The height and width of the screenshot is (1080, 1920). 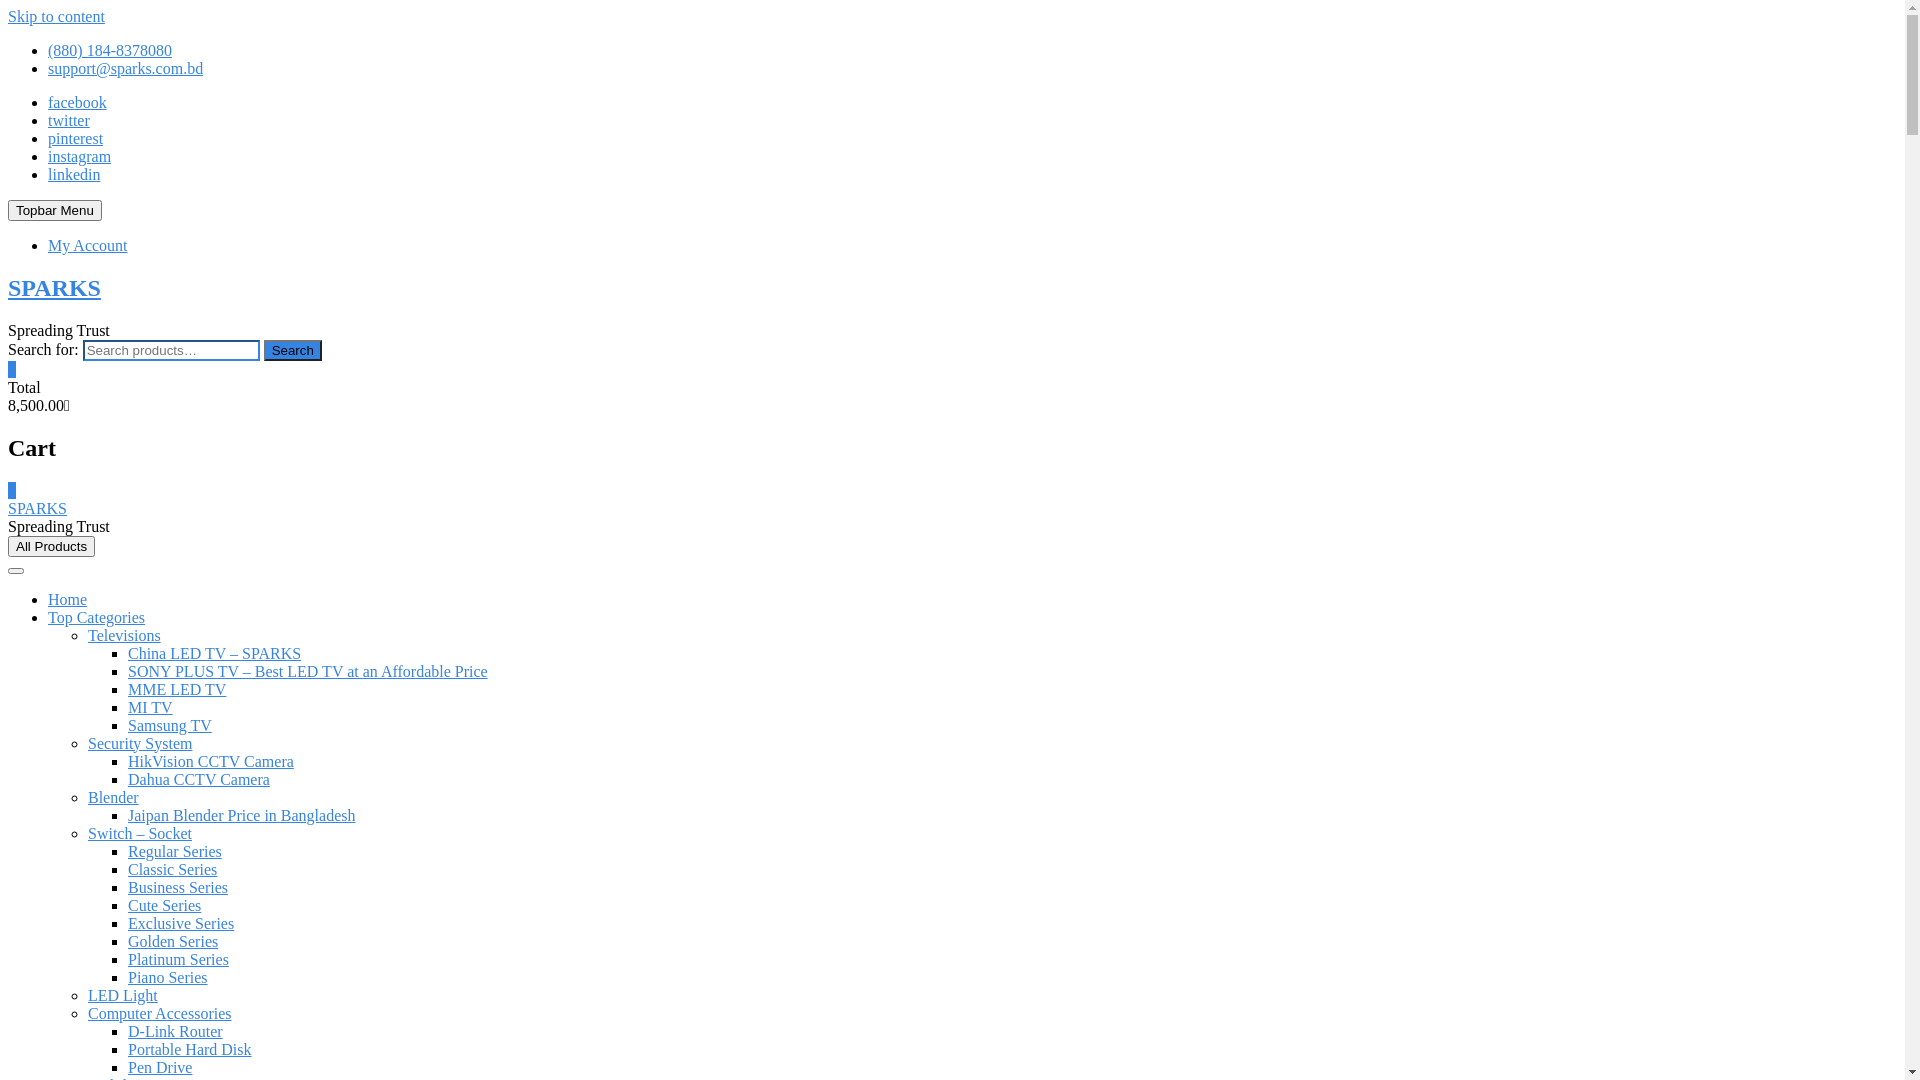 I want to click on 'Golden Series', so click(x=172, y=941).